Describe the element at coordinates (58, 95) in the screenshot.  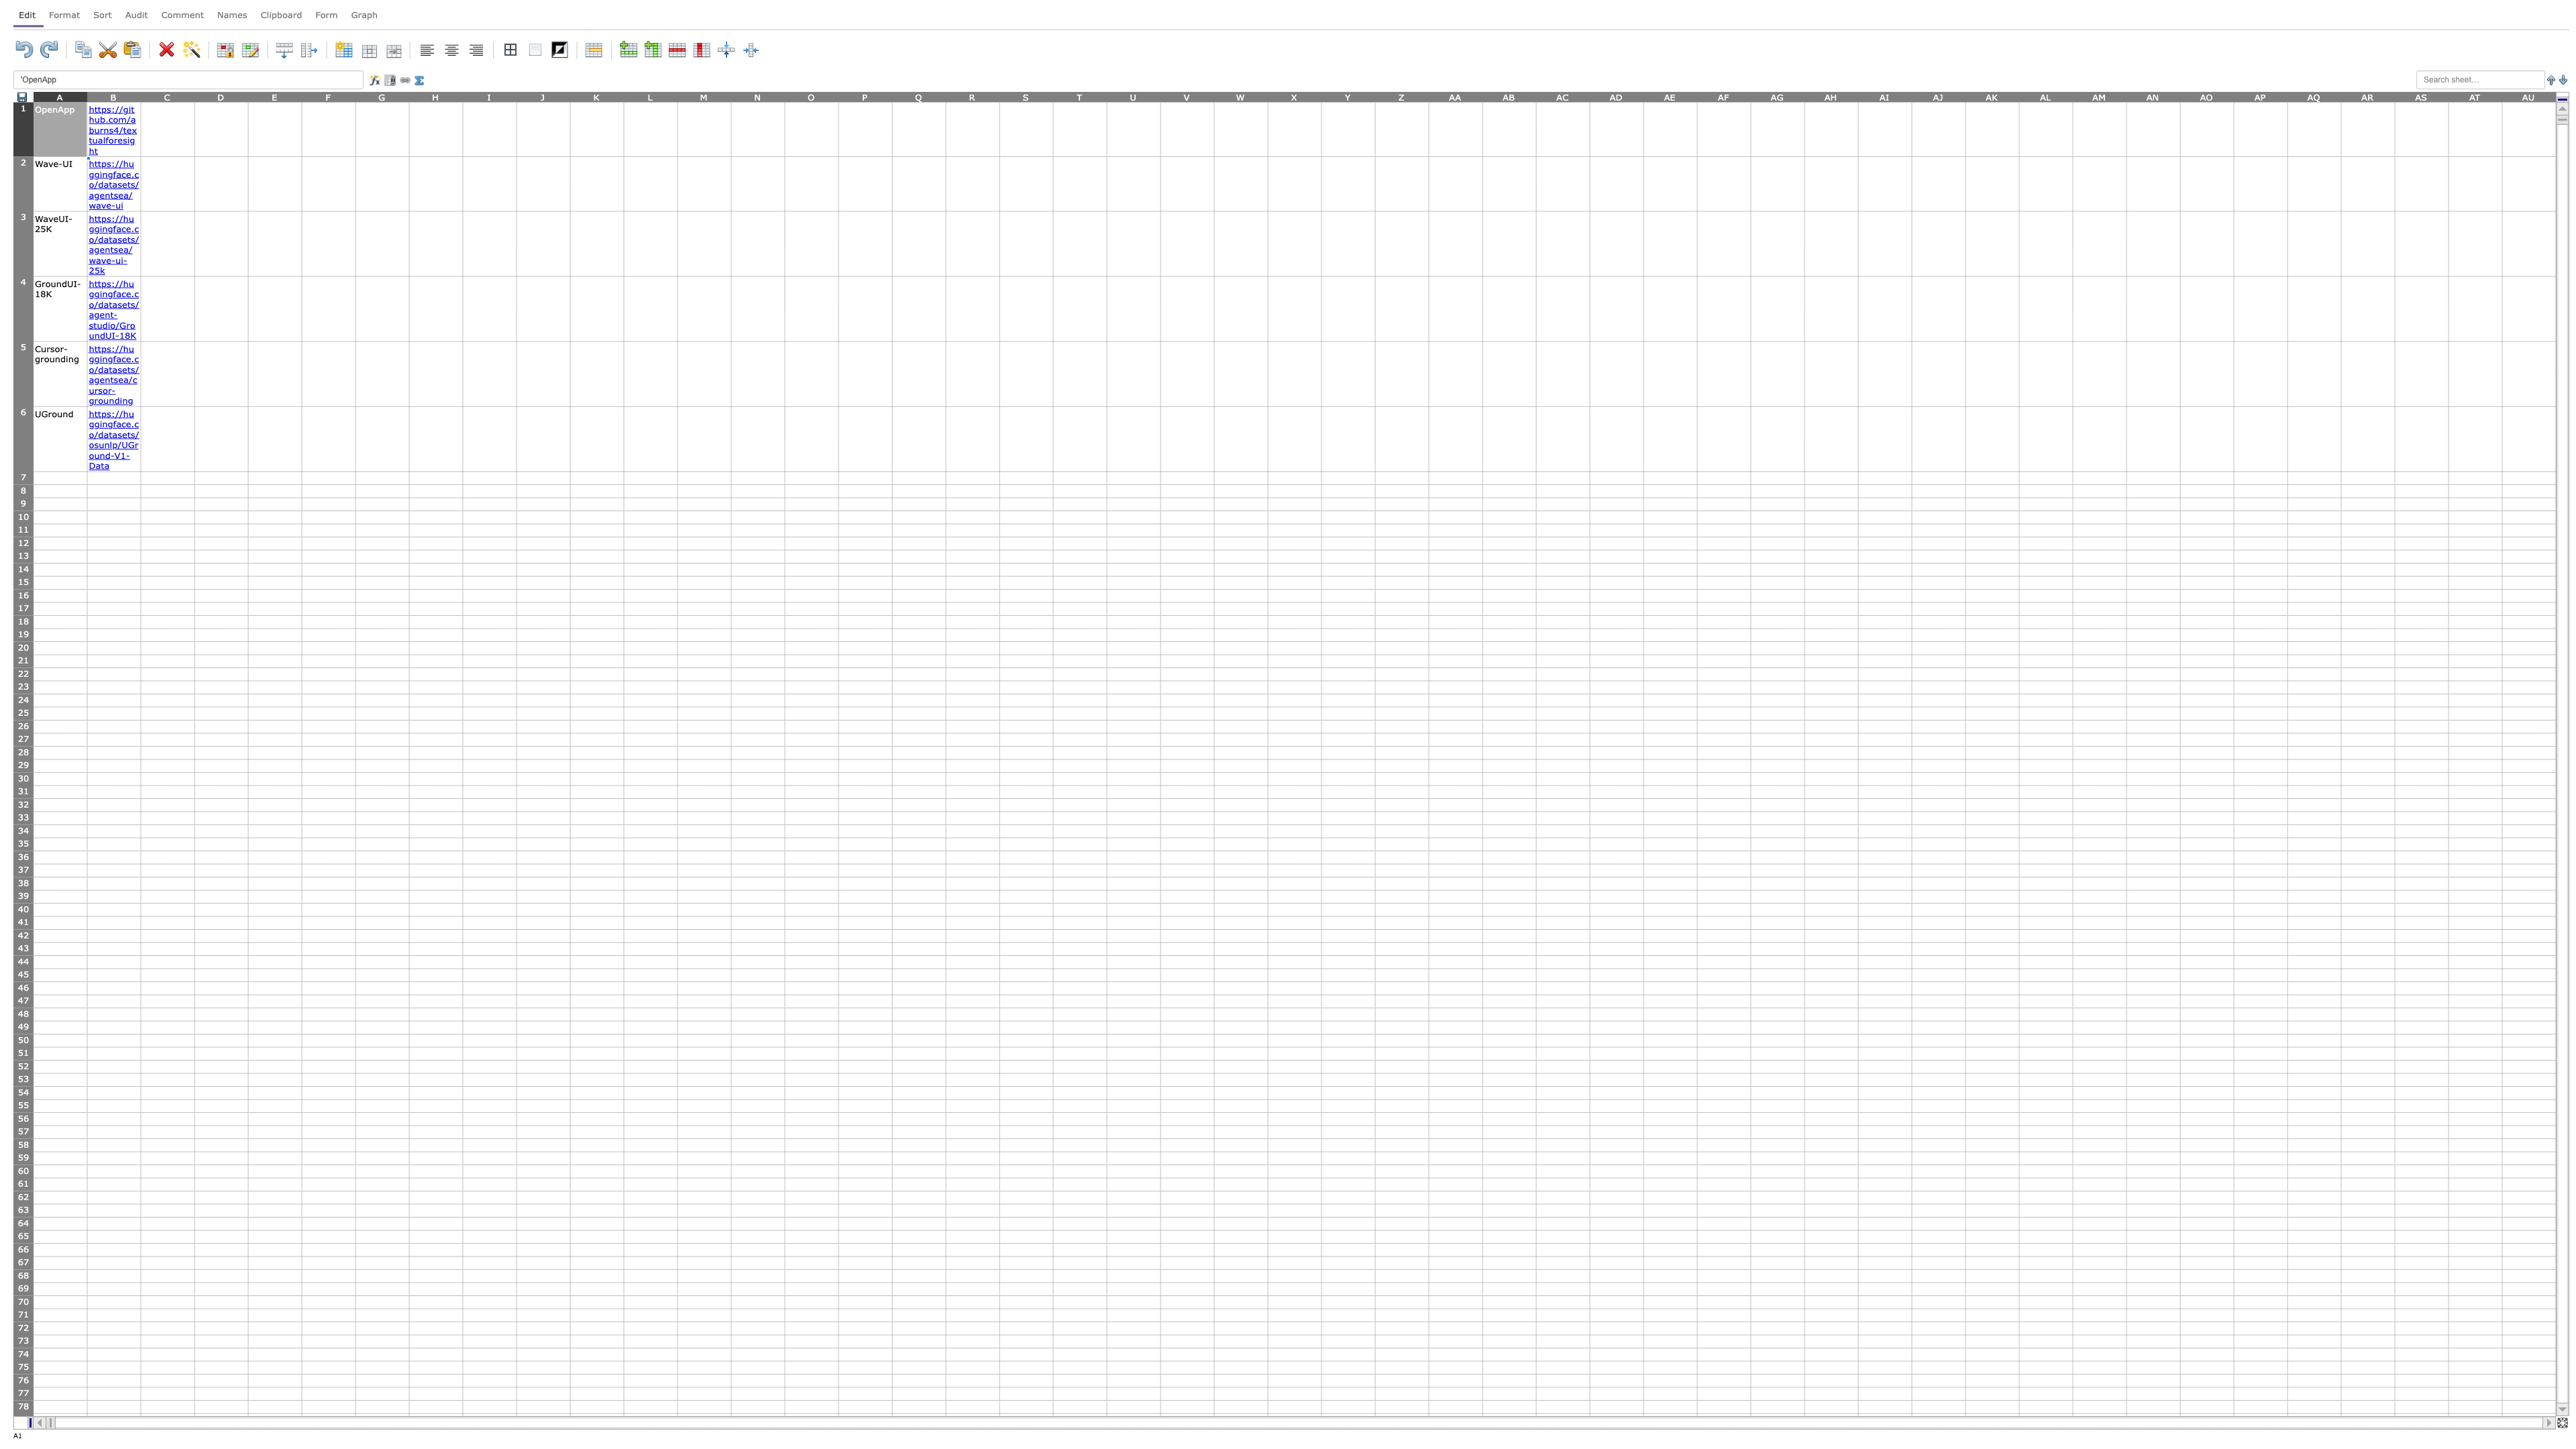
I see `Activate column A` at that location.